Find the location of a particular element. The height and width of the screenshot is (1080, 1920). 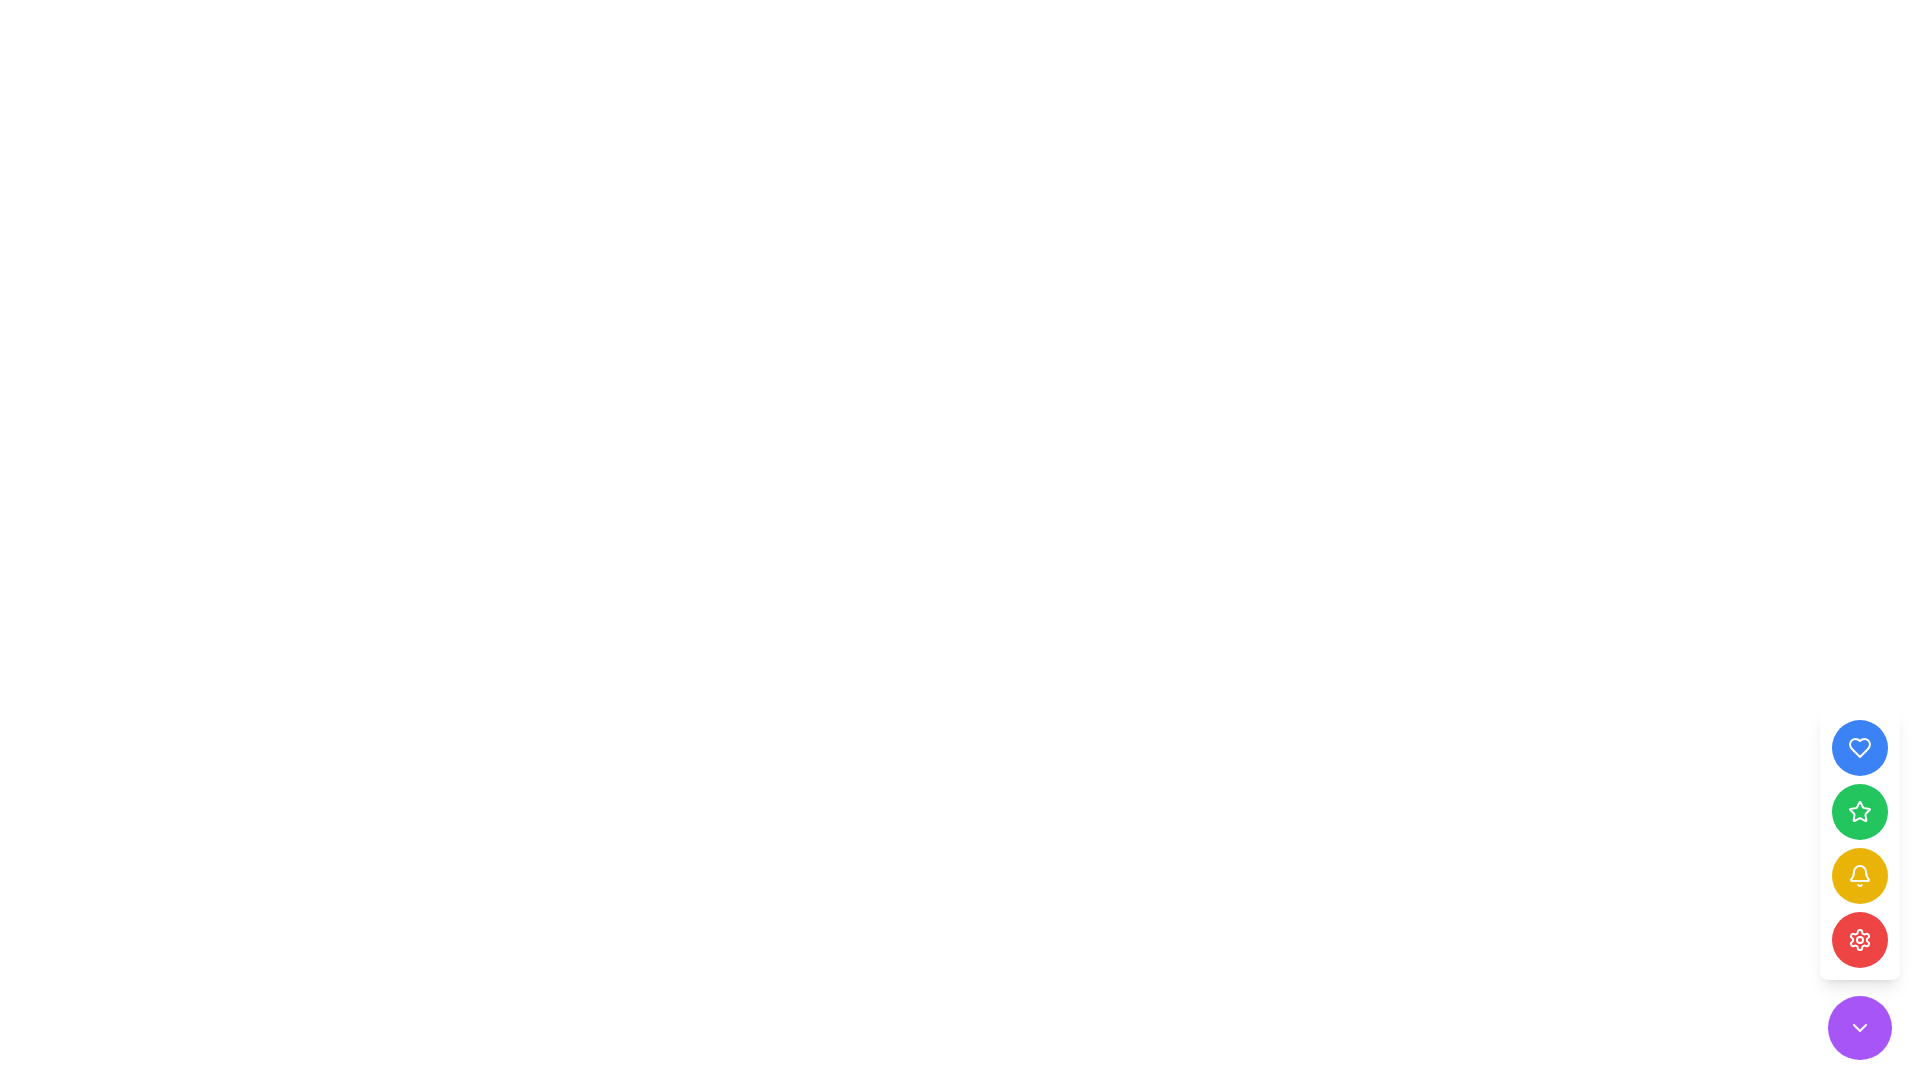

the notification button located in the bottom-right corner, directly below the green star button and above the red gear button is located at coordinates (1859, 844).